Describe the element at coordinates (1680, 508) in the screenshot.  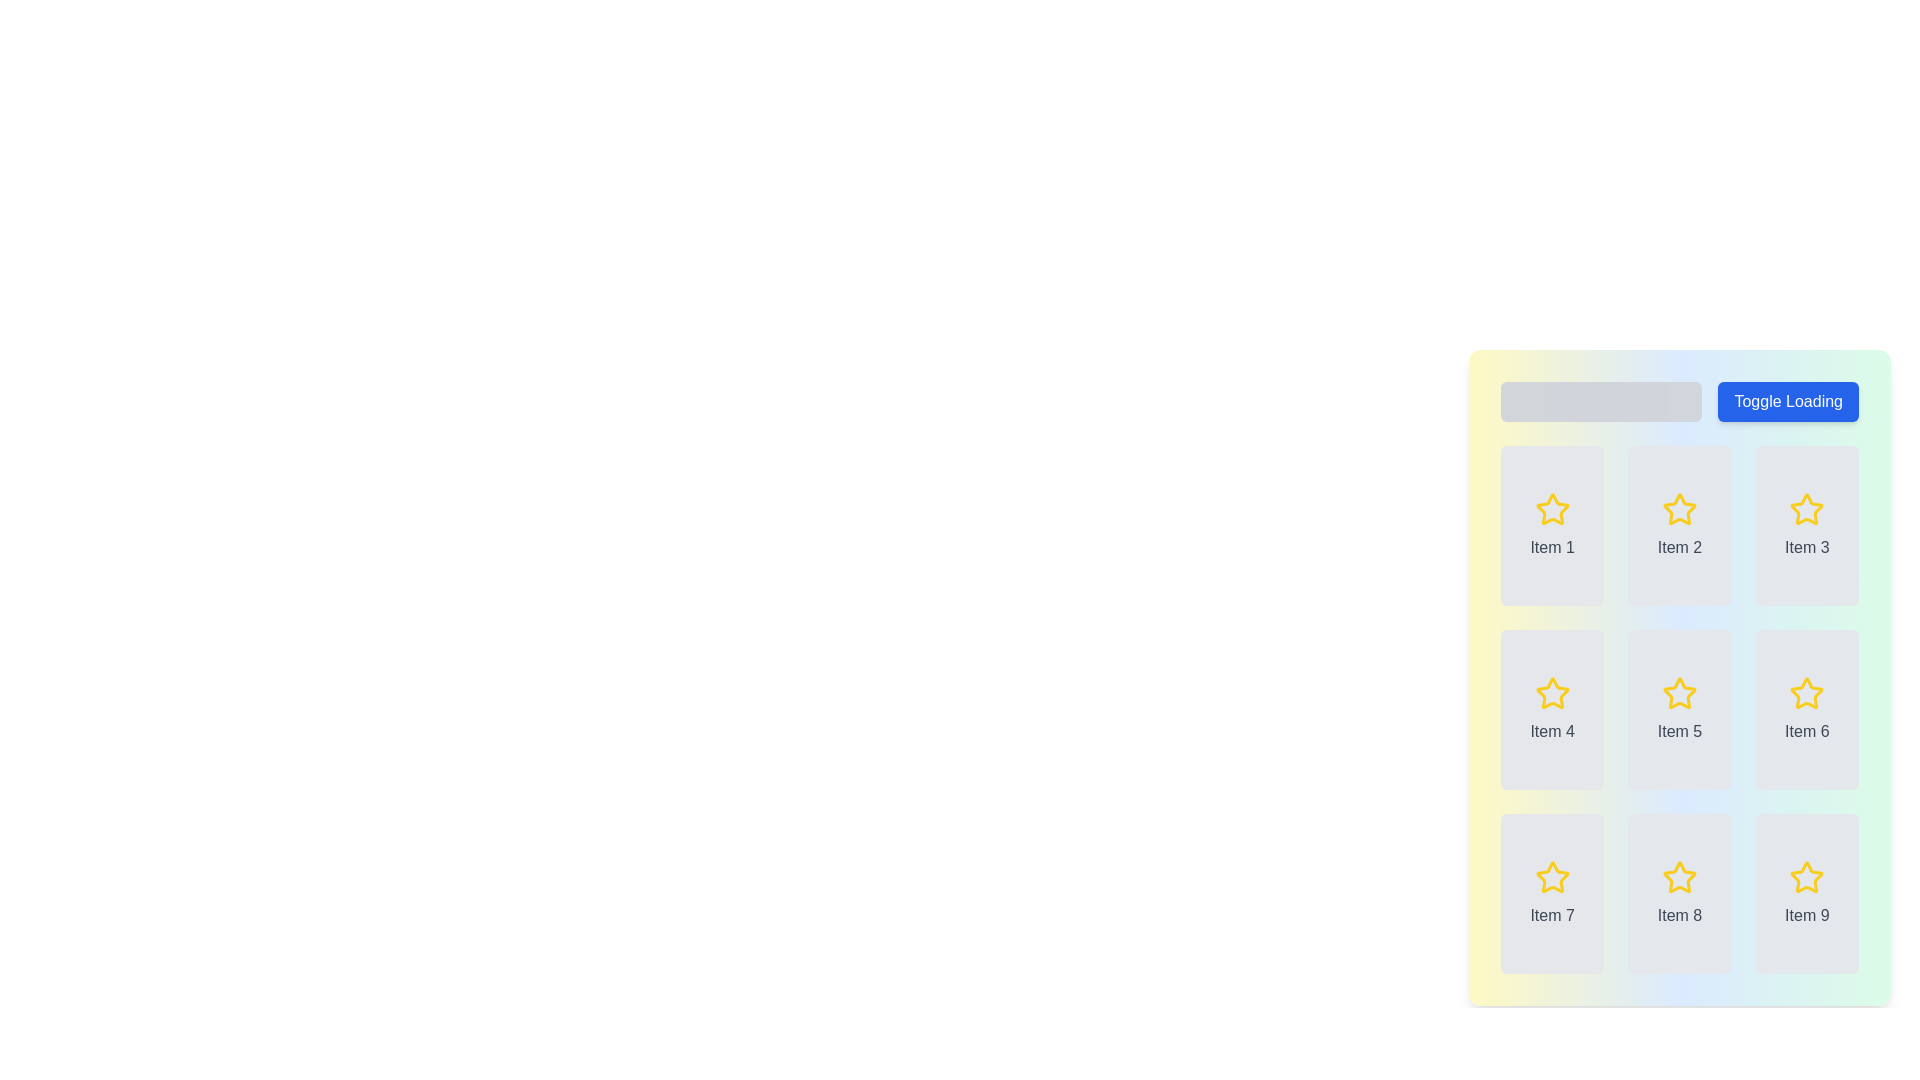
I see `the yellow outlined rating star icon located in the second position from the left on the top row of the grid layout` at that location.